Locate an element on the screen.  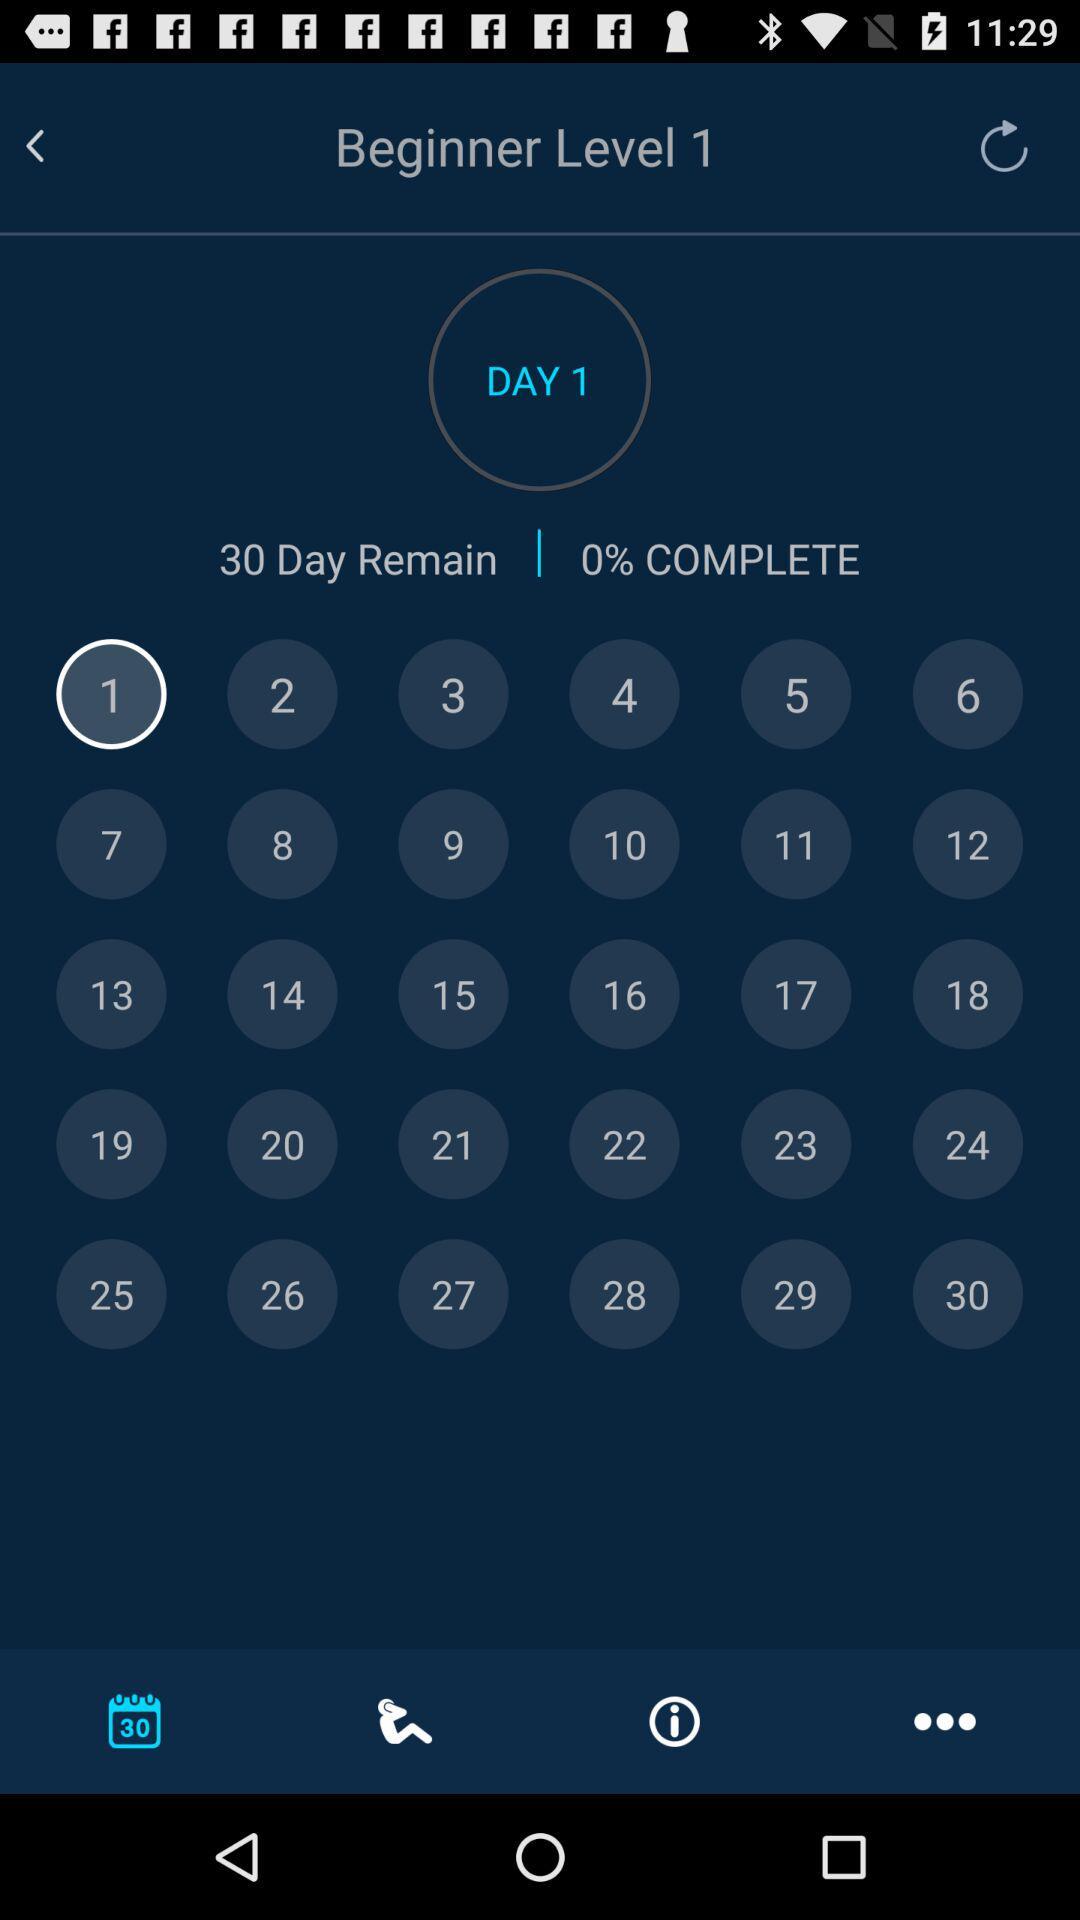
day select button is located at coordinates (966, 1144).